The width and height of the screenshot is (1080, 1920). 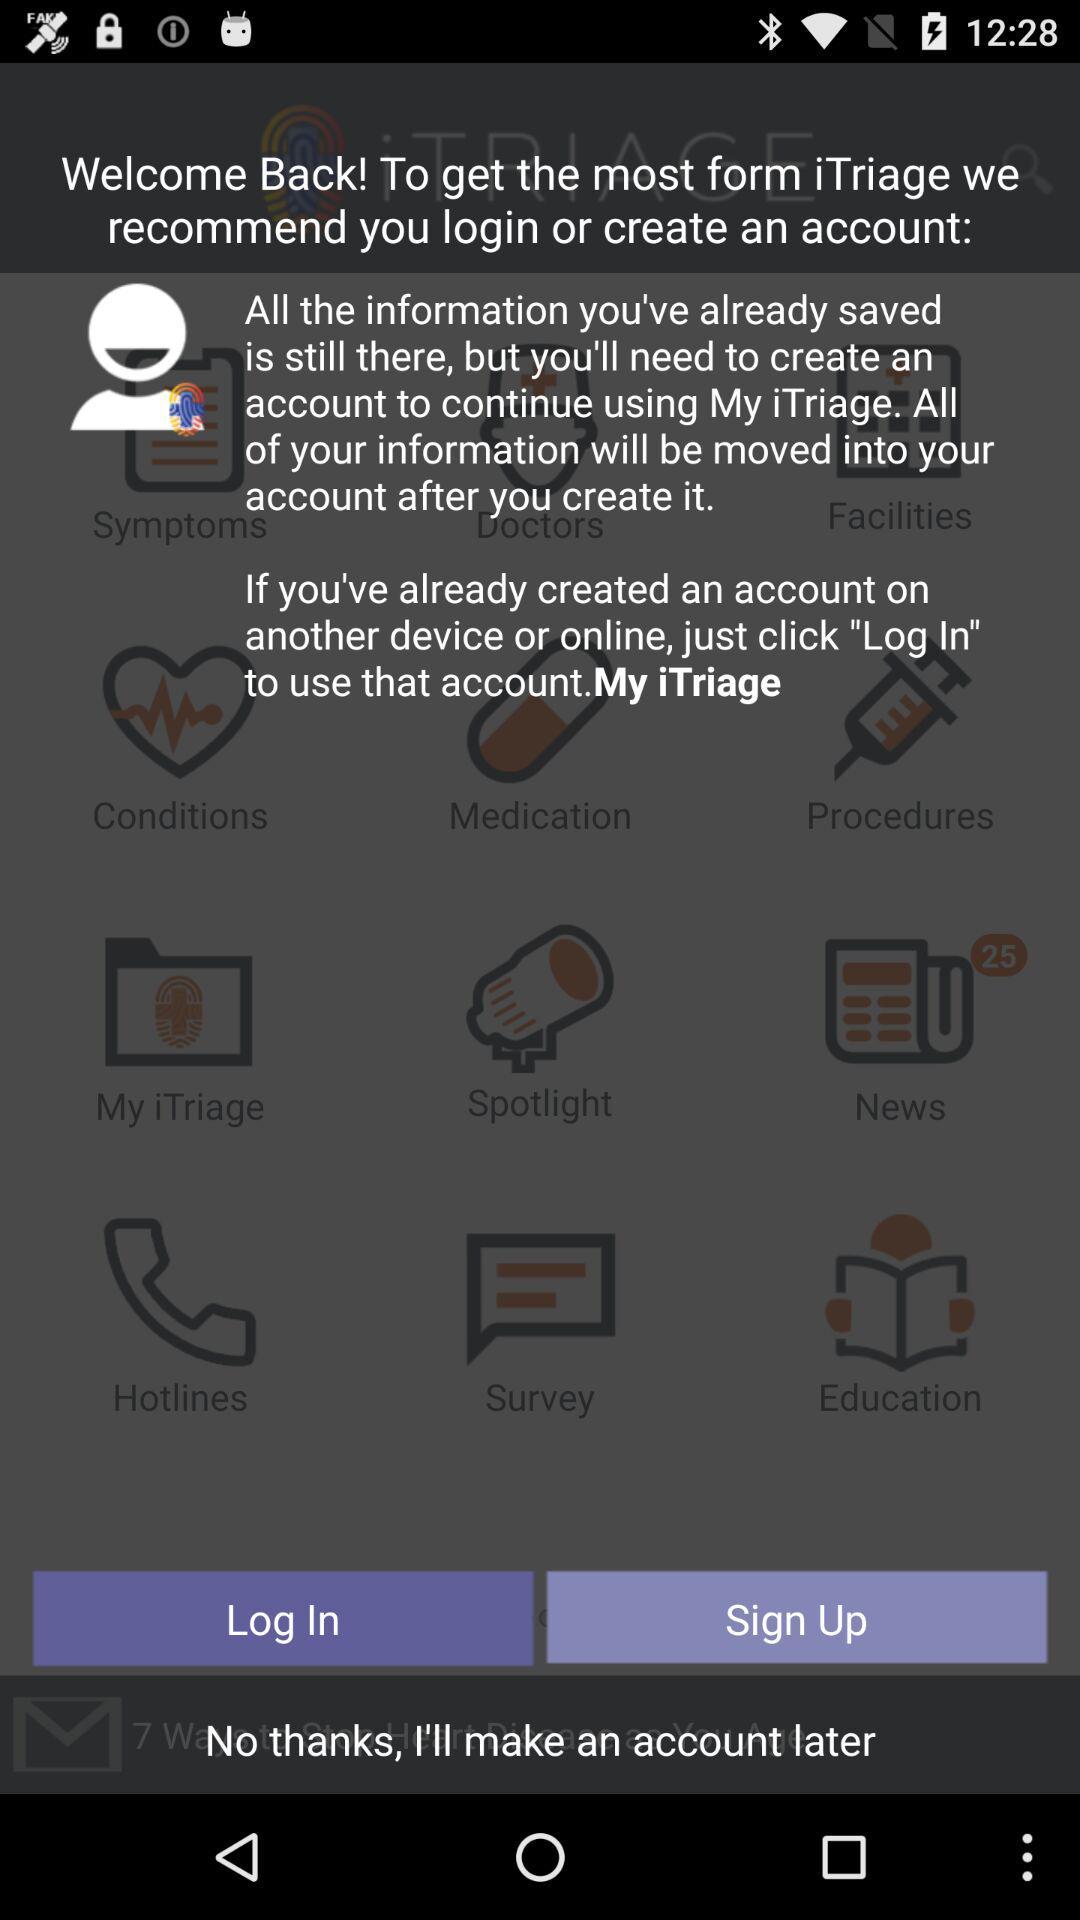 What do you see at coordinates (283, 1618) in the screenshot?
I see `the button at the bottom left corner` at bounding box center [283, 1618].